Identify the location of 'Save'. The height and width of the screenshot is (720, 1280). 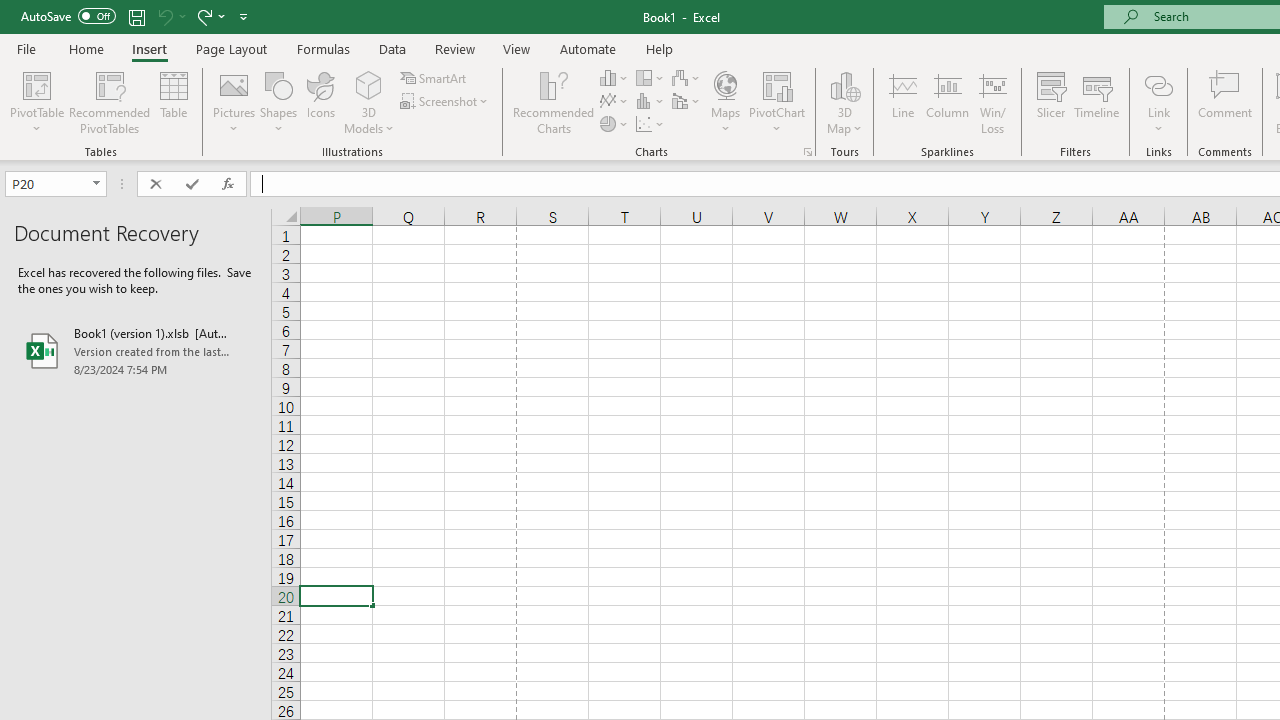
(135, 16).